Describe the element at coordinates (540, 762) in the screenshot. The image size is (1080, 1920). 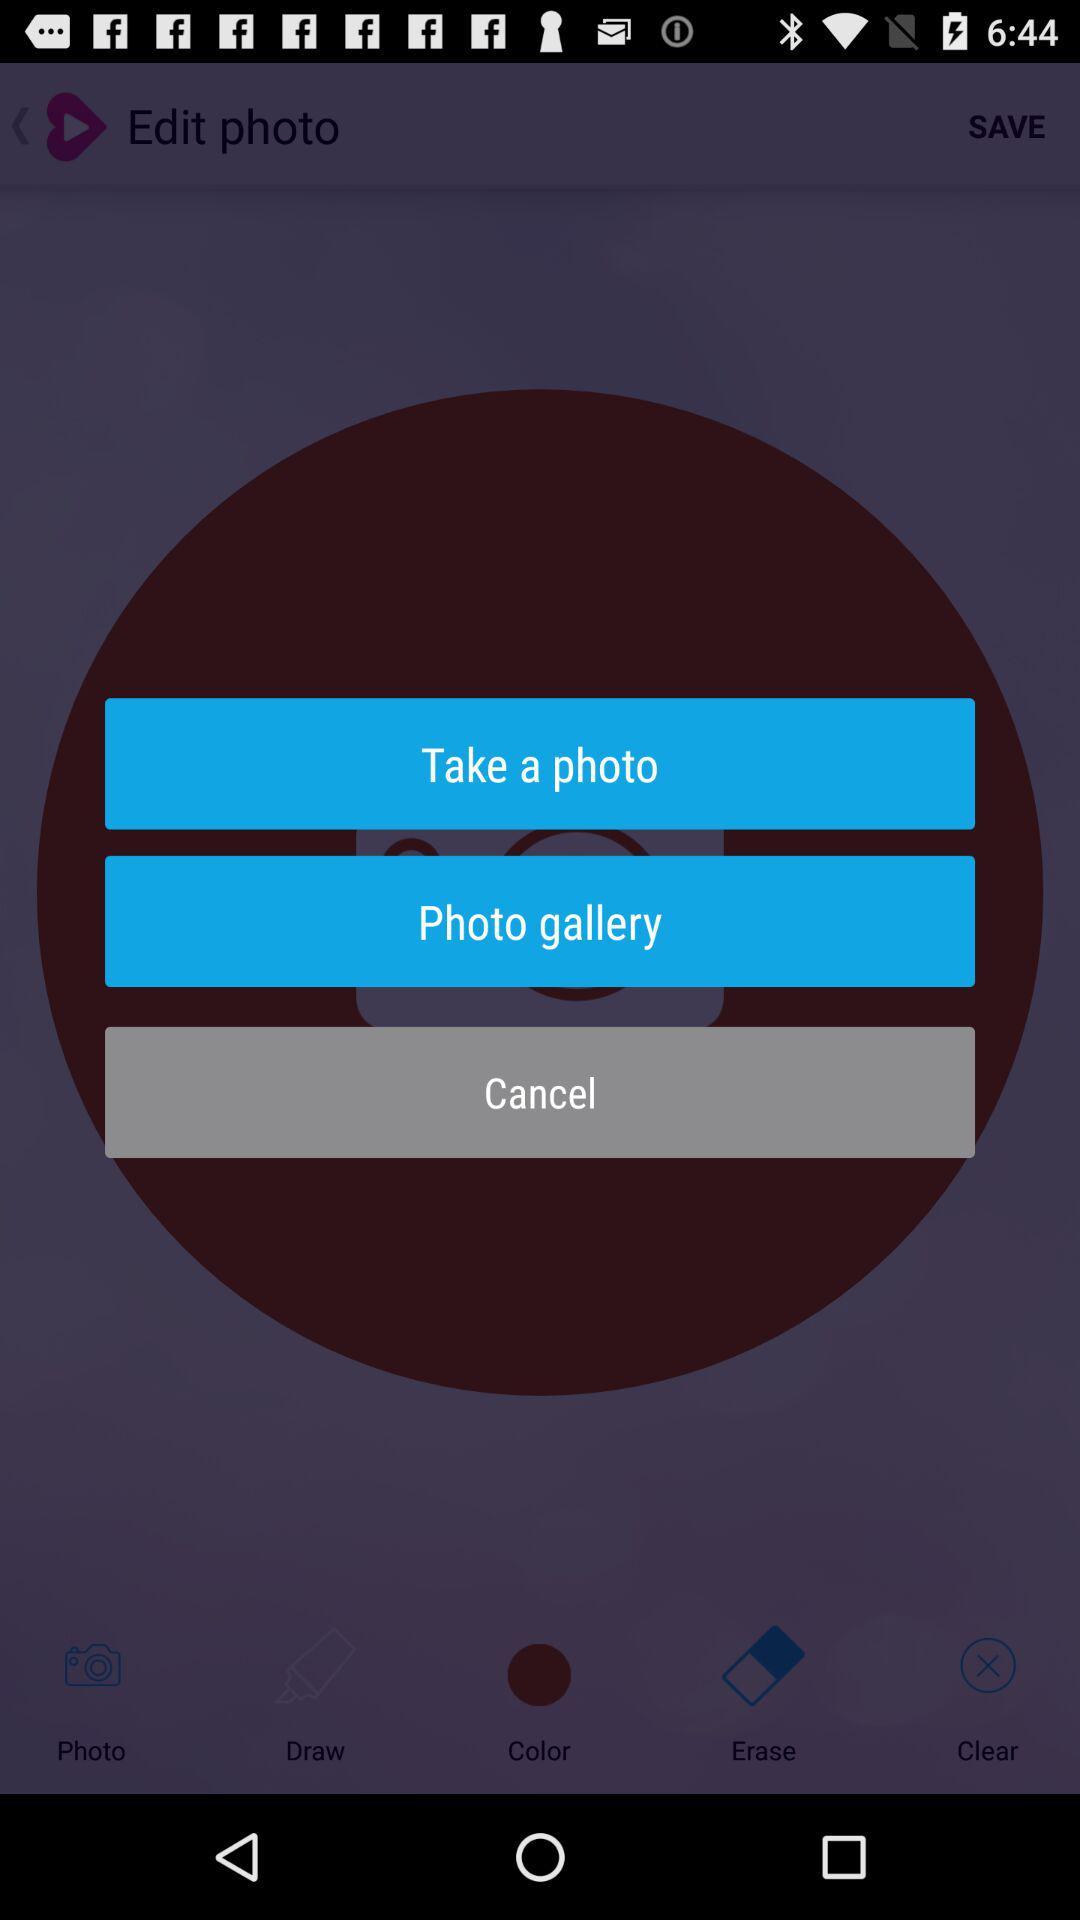
I see `the item above photo gallery item` at that location.